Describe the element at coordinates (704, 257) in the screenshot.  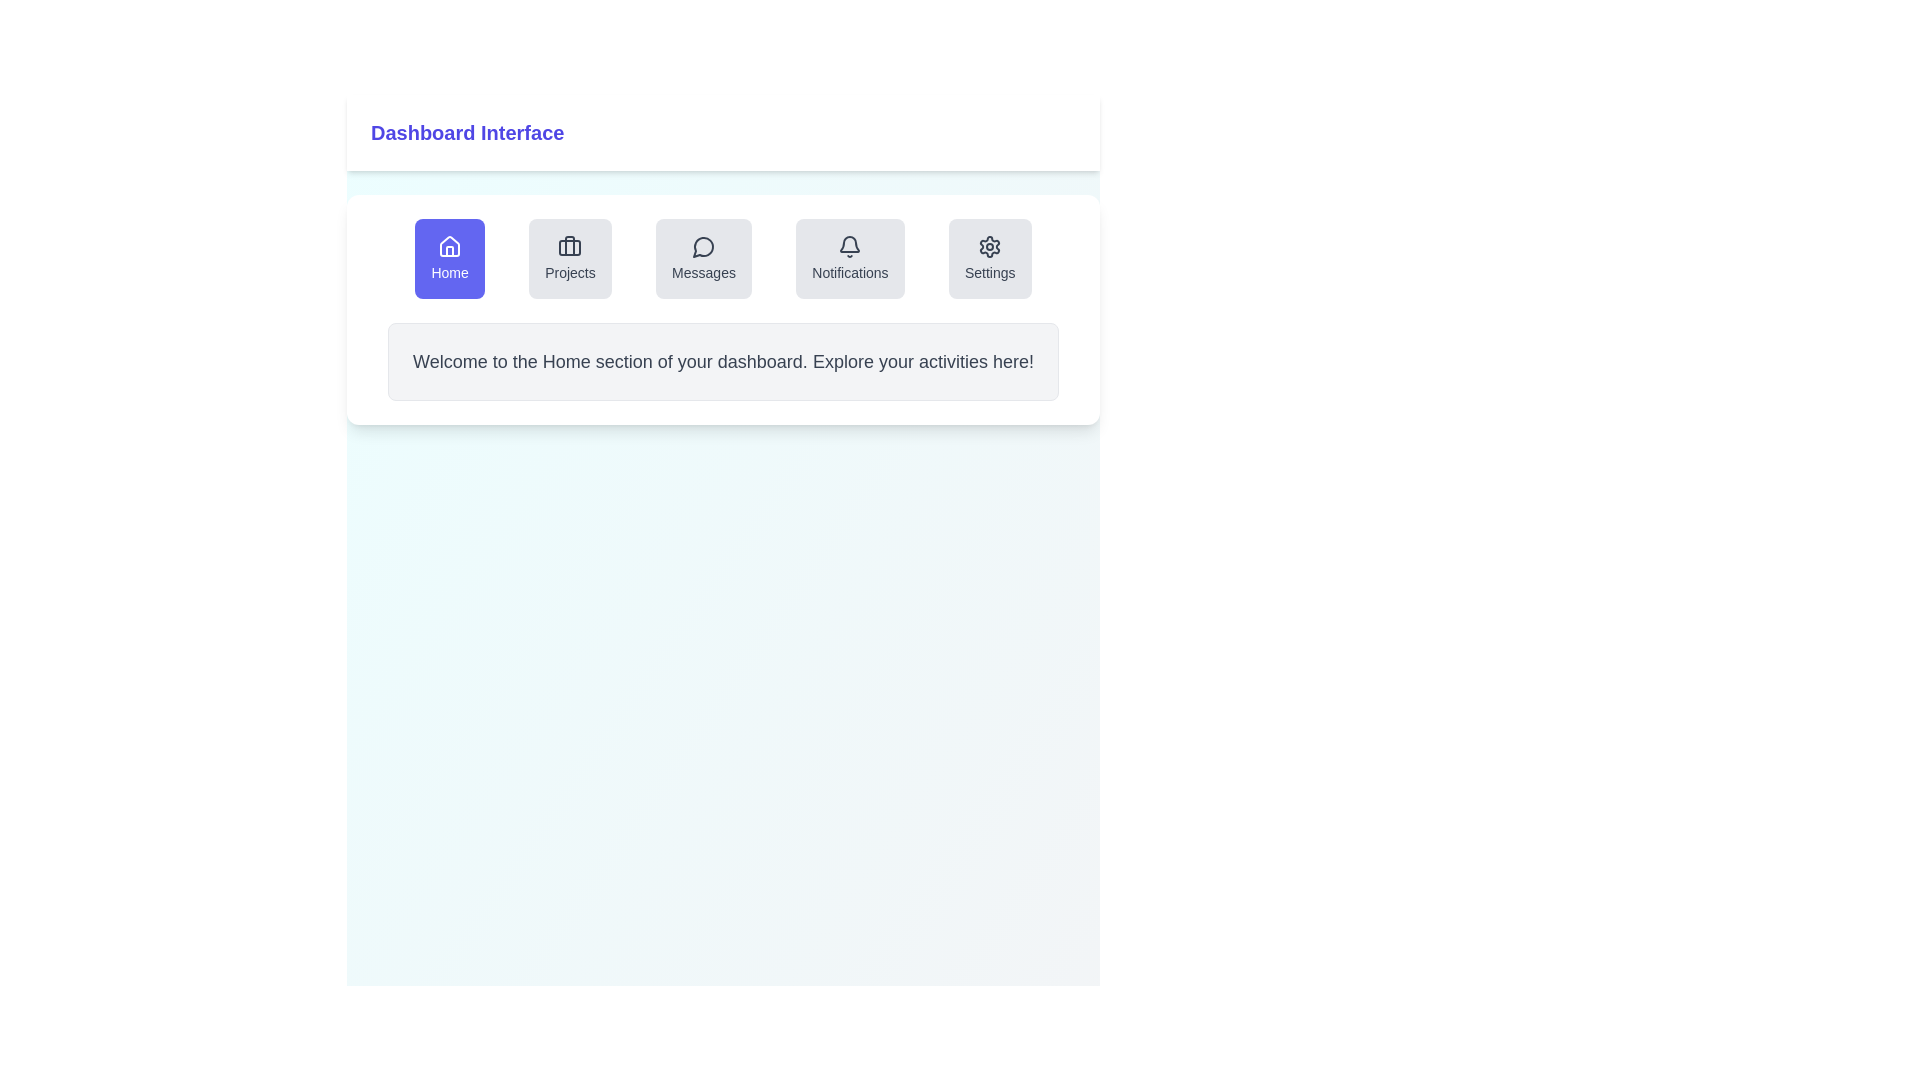
I see `the third button in the horizontal row of five buttons, which has an icon and text for navigating to the messages section of the application, to trigger visual feedback` at that location.